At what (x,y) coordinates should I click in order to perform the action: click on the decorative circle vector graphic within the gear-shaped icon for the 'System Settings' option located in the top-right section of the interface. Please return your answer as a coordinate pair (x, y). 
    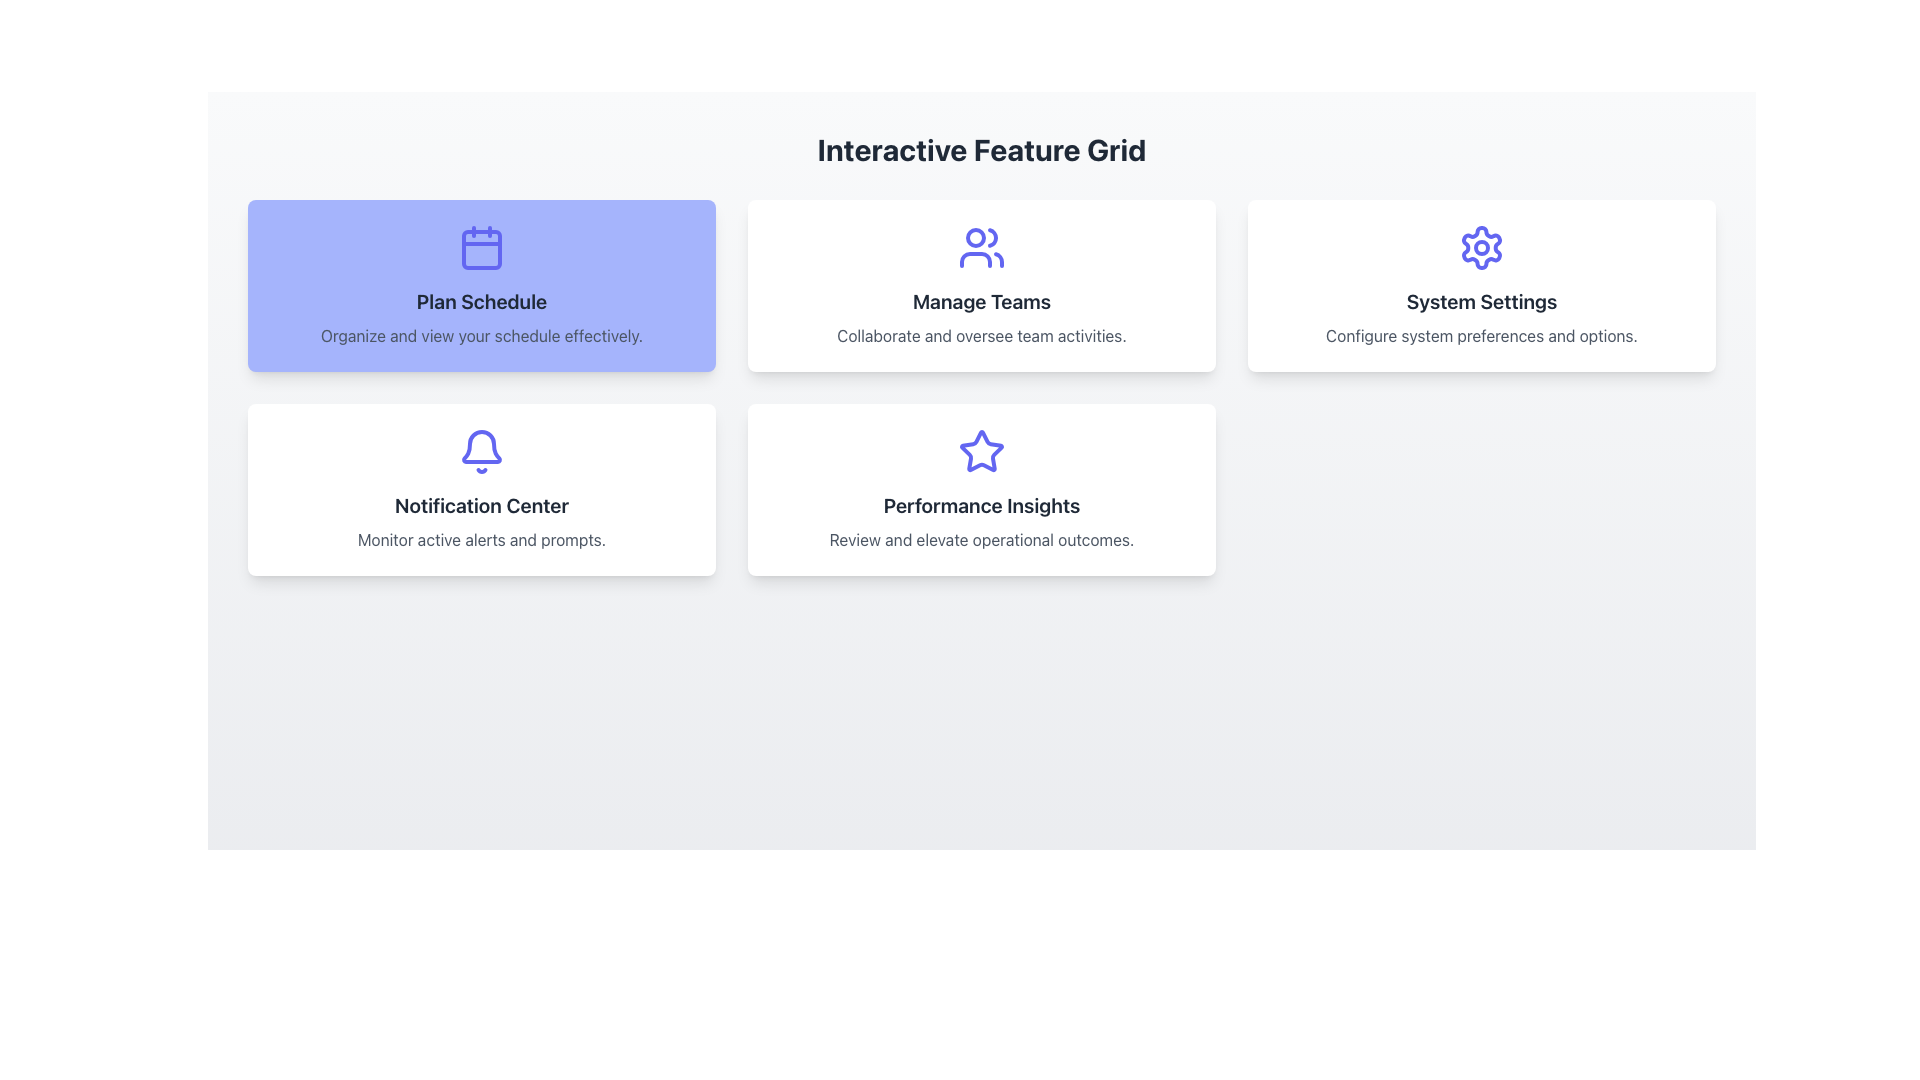
    Looking at the image, I should click on (1482, 246).